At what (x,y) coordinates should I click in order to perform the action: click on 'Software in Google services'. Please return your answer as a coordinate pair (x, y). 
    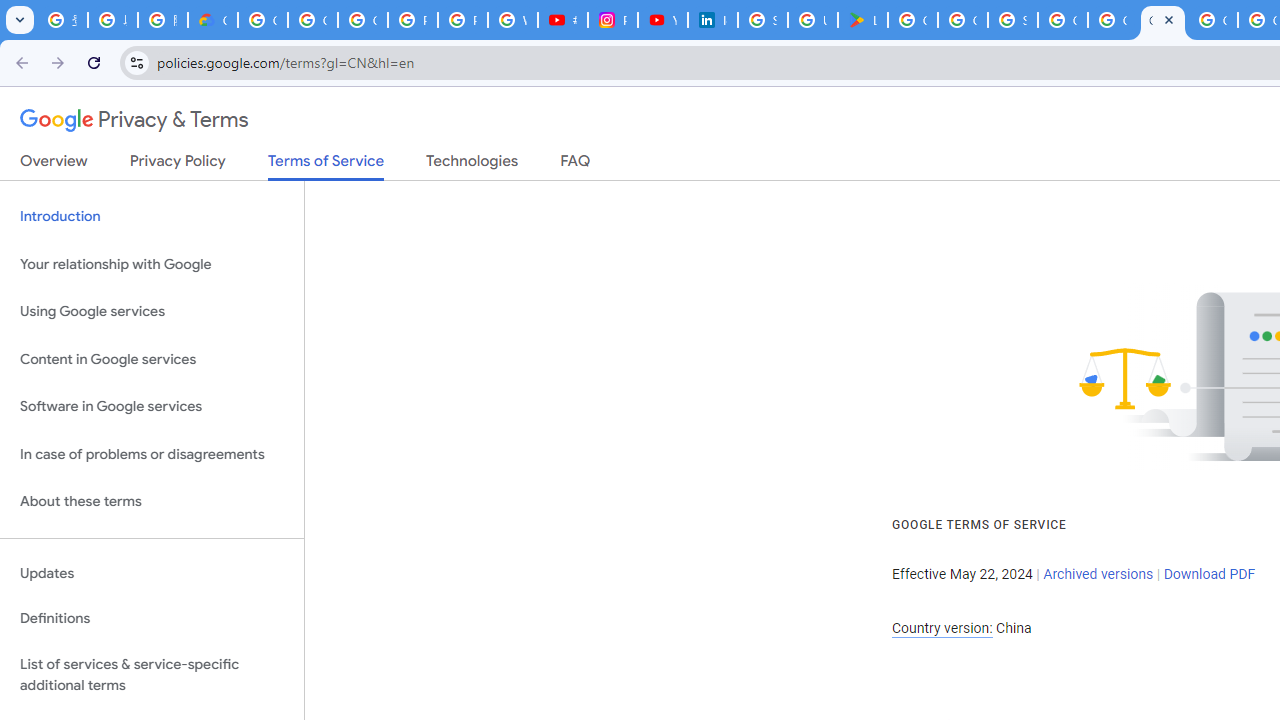
    Looking at the image, I should click on (151, 406).